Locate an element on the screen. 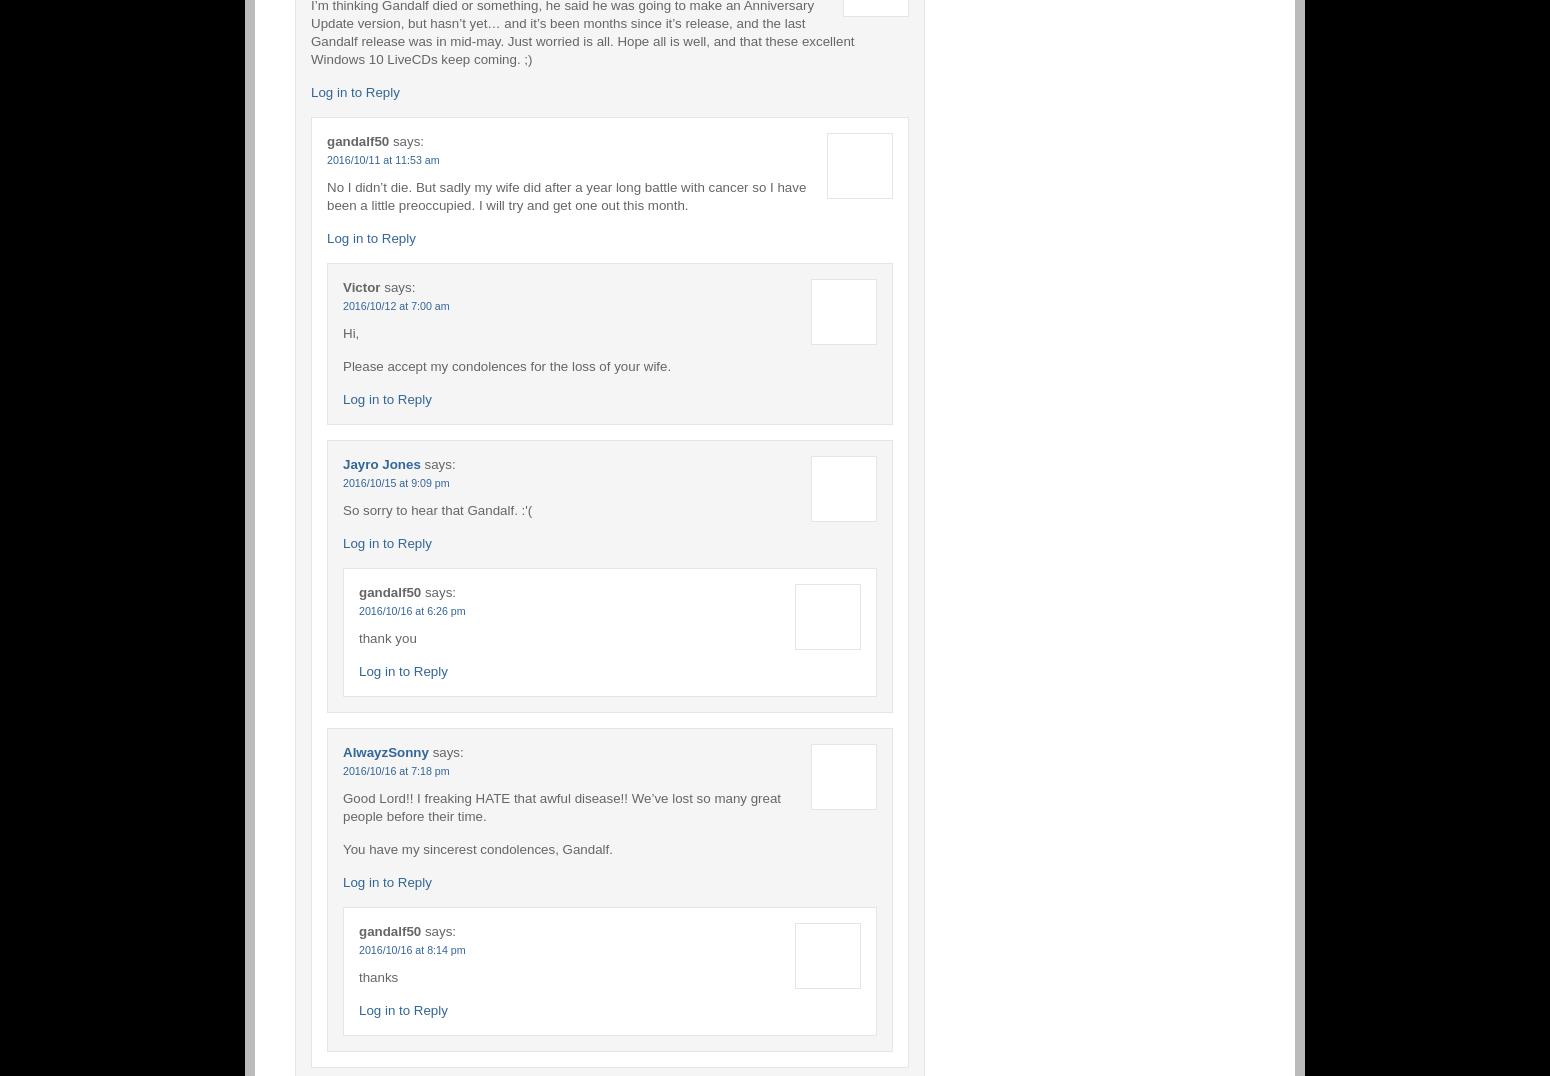  'thank you' is located at coordinates (386, 636).